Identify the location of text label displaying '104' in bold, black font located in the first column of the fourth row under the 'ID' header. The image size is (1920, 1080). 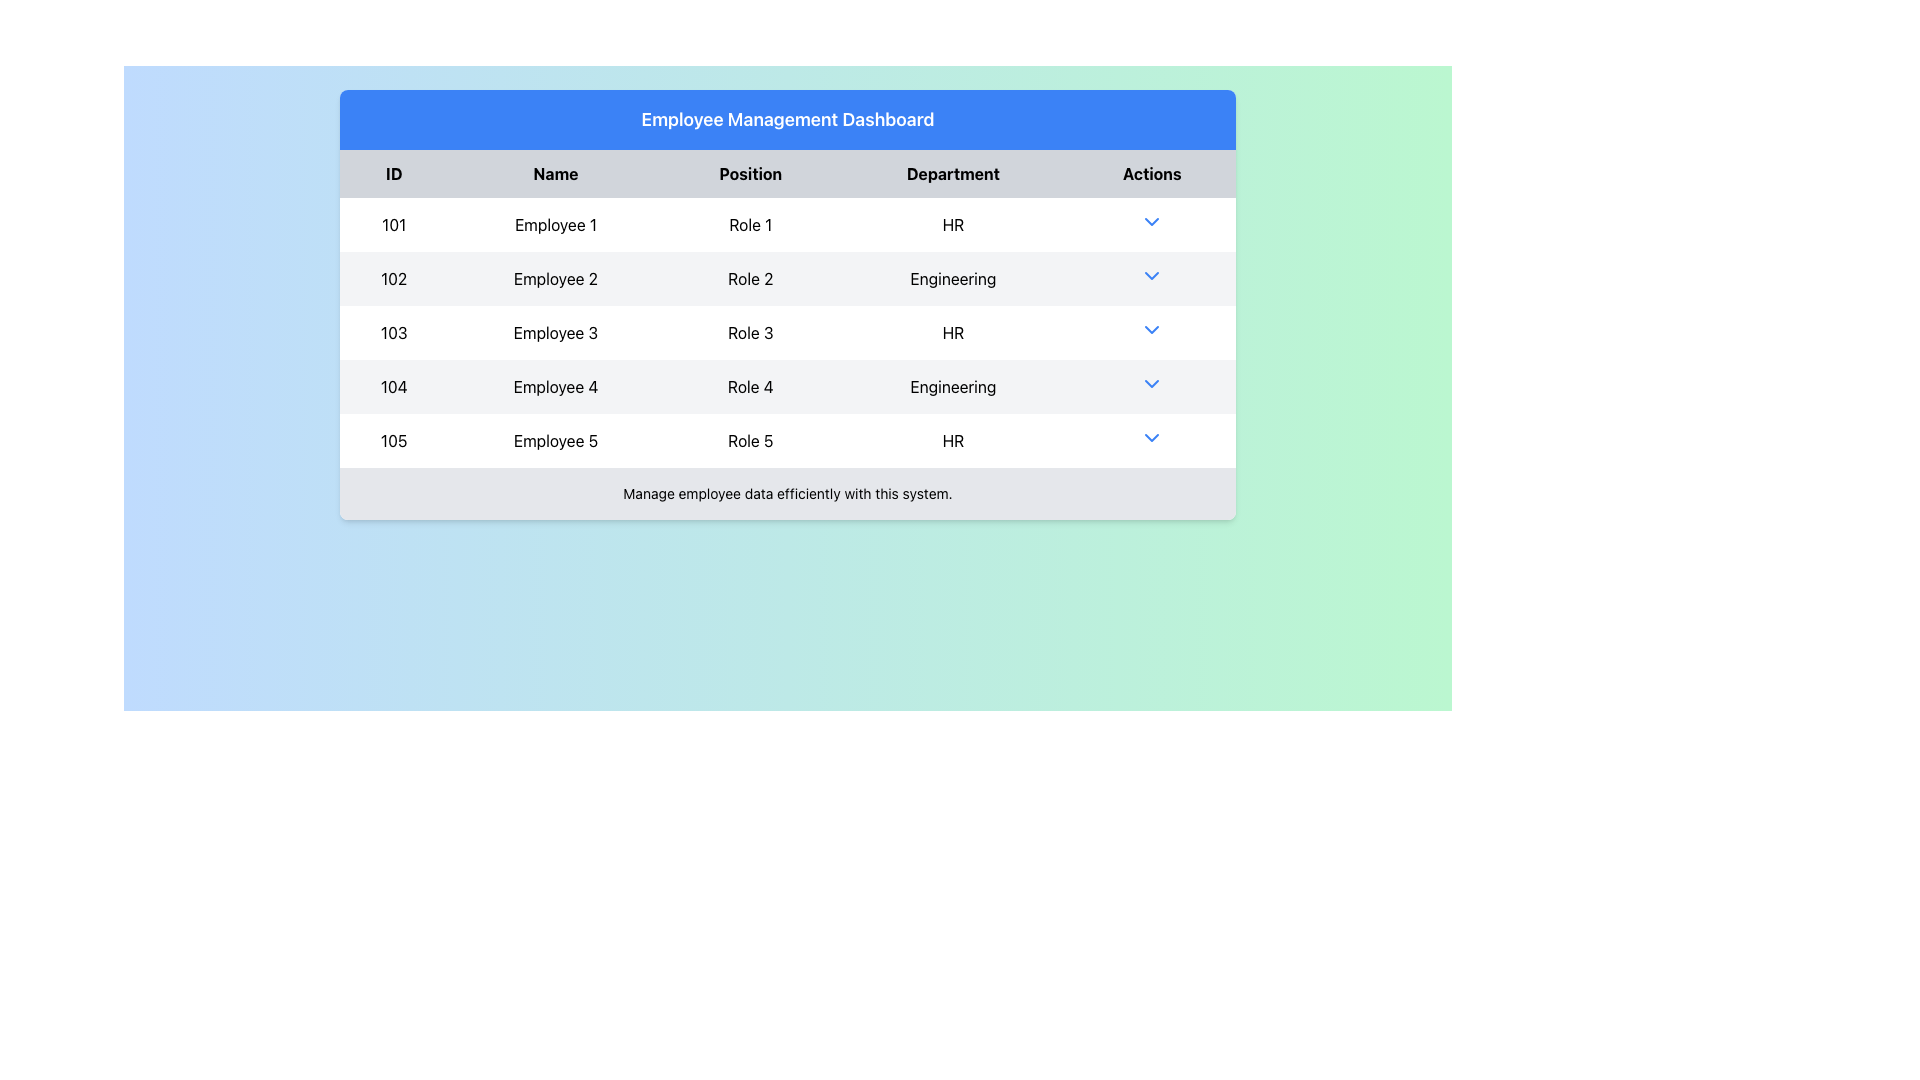
(394, 386).